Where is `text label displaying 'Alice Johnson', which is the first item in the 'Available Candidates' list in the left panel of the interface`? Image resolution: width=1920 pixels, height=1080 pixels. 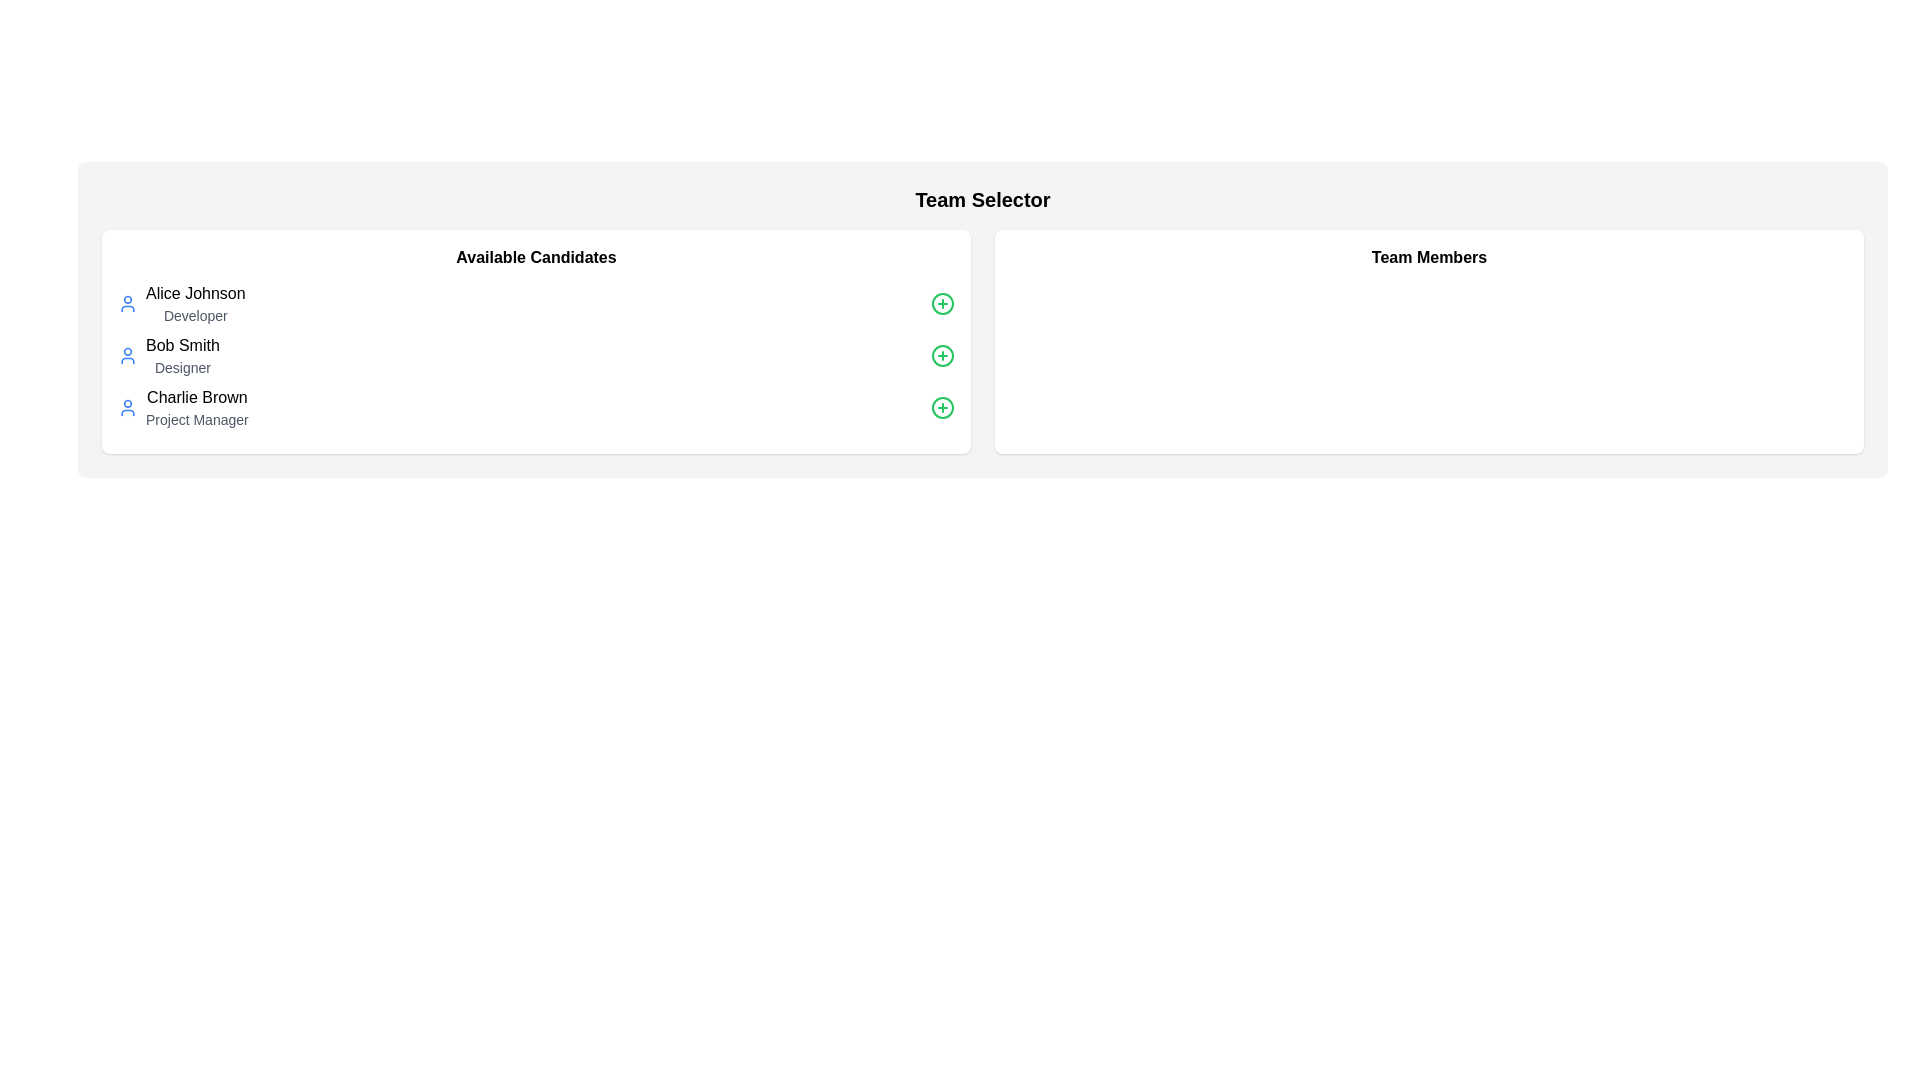 text label displaying 'Alice Johnson', which is the first item in the 'Available Candidates' list in the left panel of the interface is located at coordinates (195, 293).